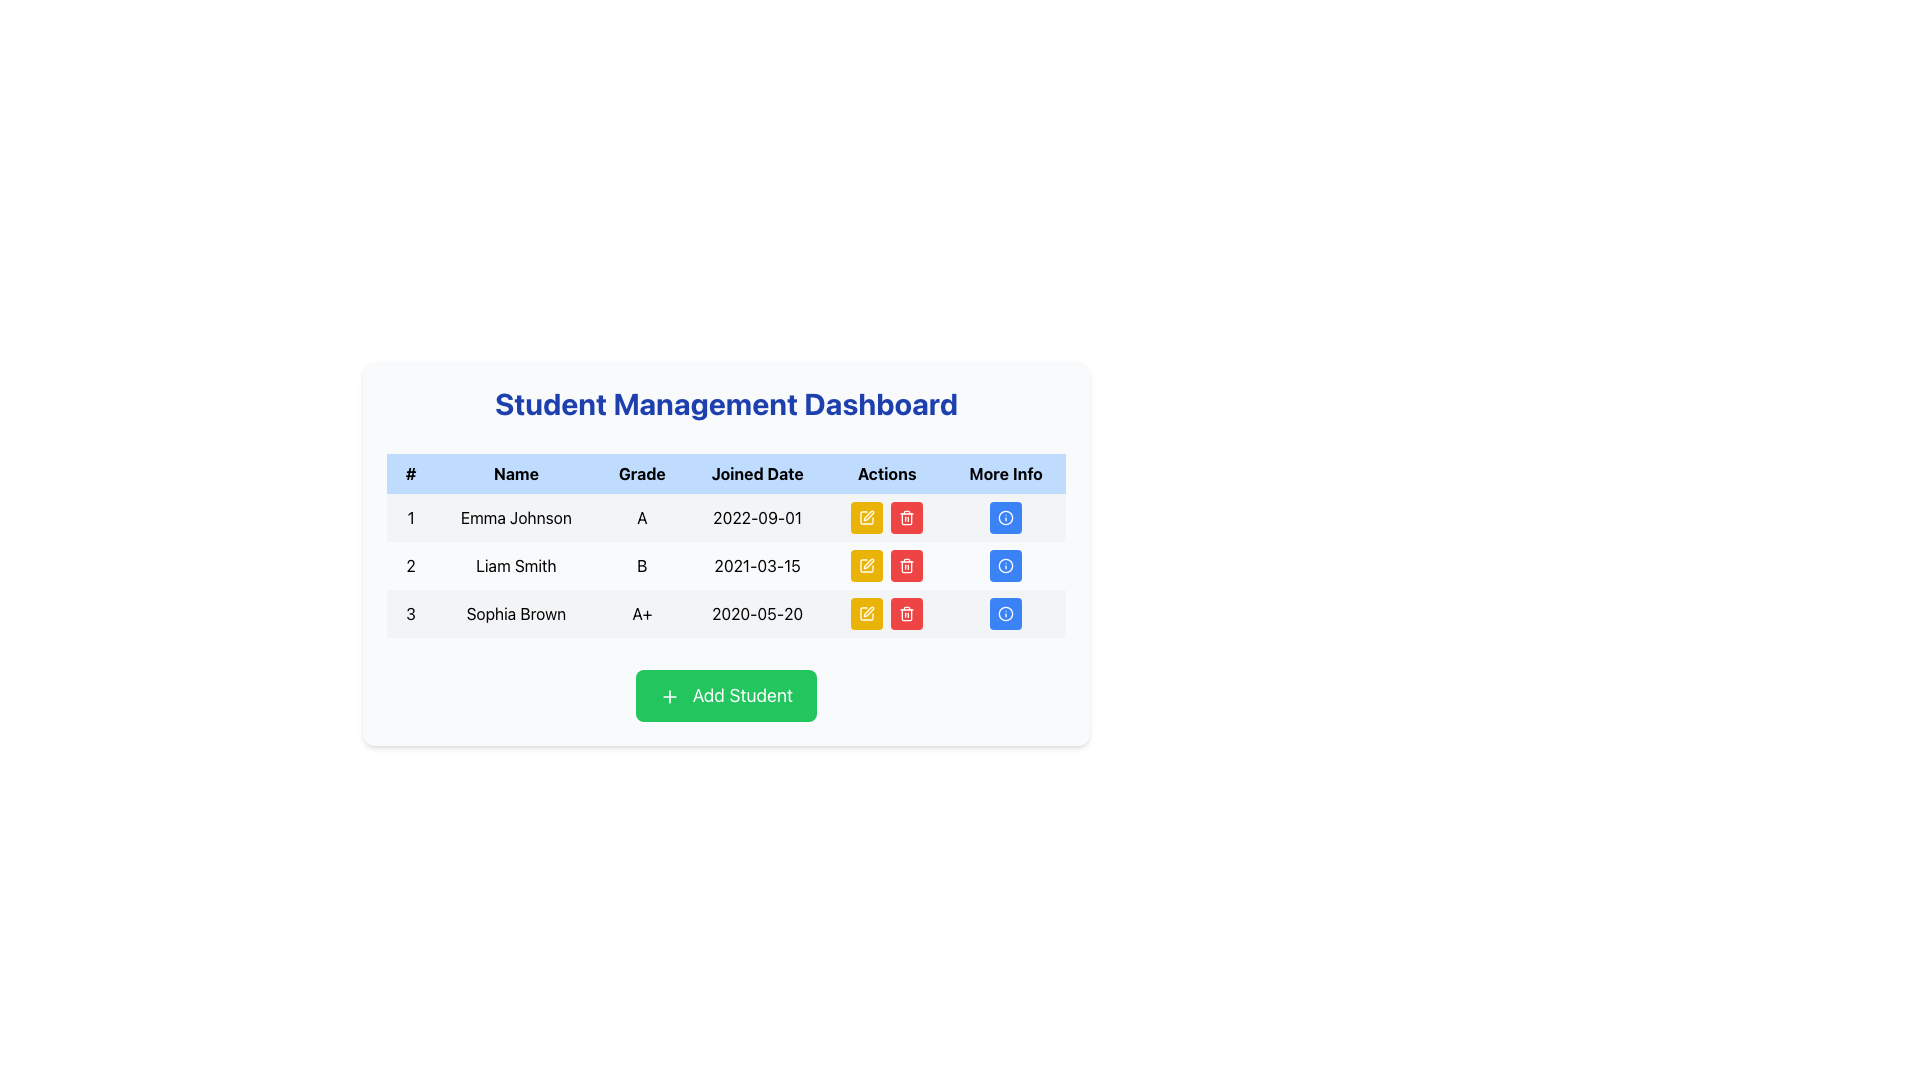 Image resolution: width=1920 pixels, height=1080 pixels. I want to click on the pen icon button with a bright yellow background, located in the 'Actions' column of the second row, so click(867, 566).